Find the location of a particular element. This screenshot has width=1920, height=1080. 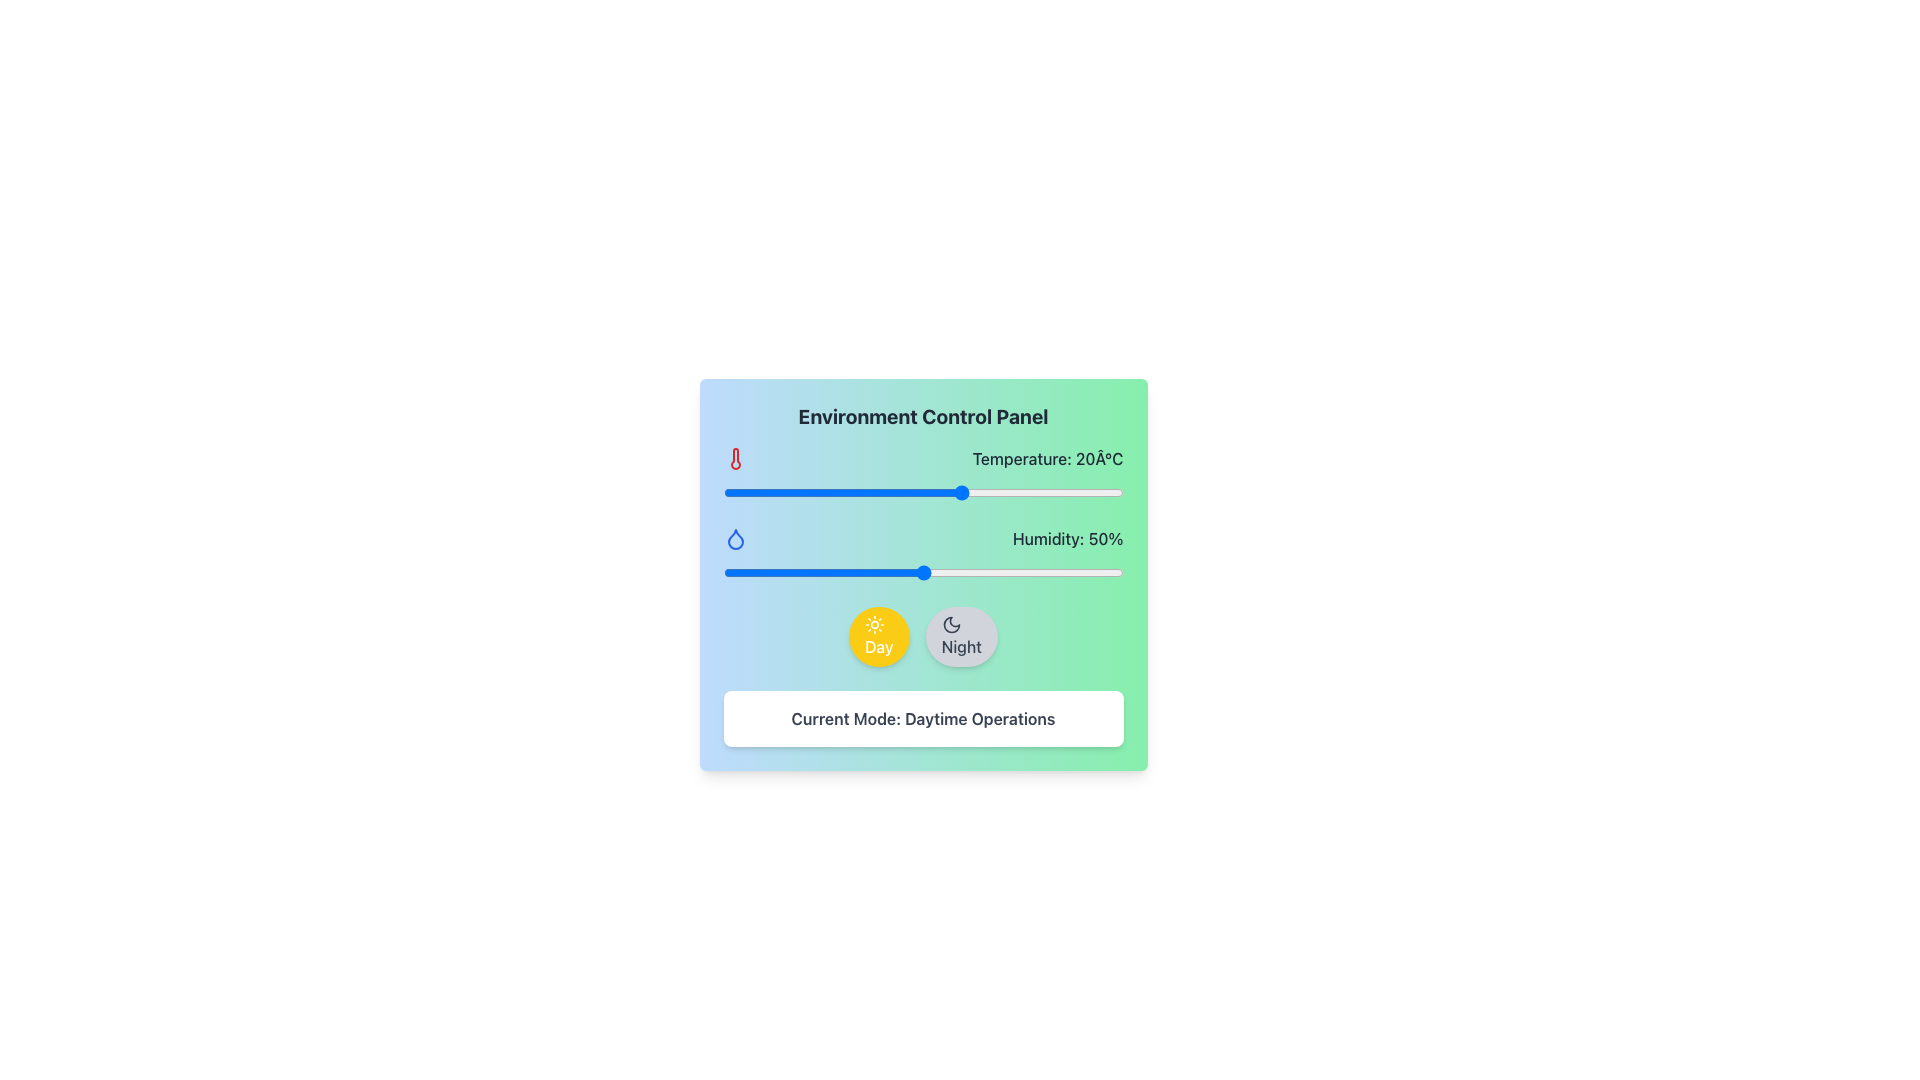

the humidity is located at coordinates (971, 573).